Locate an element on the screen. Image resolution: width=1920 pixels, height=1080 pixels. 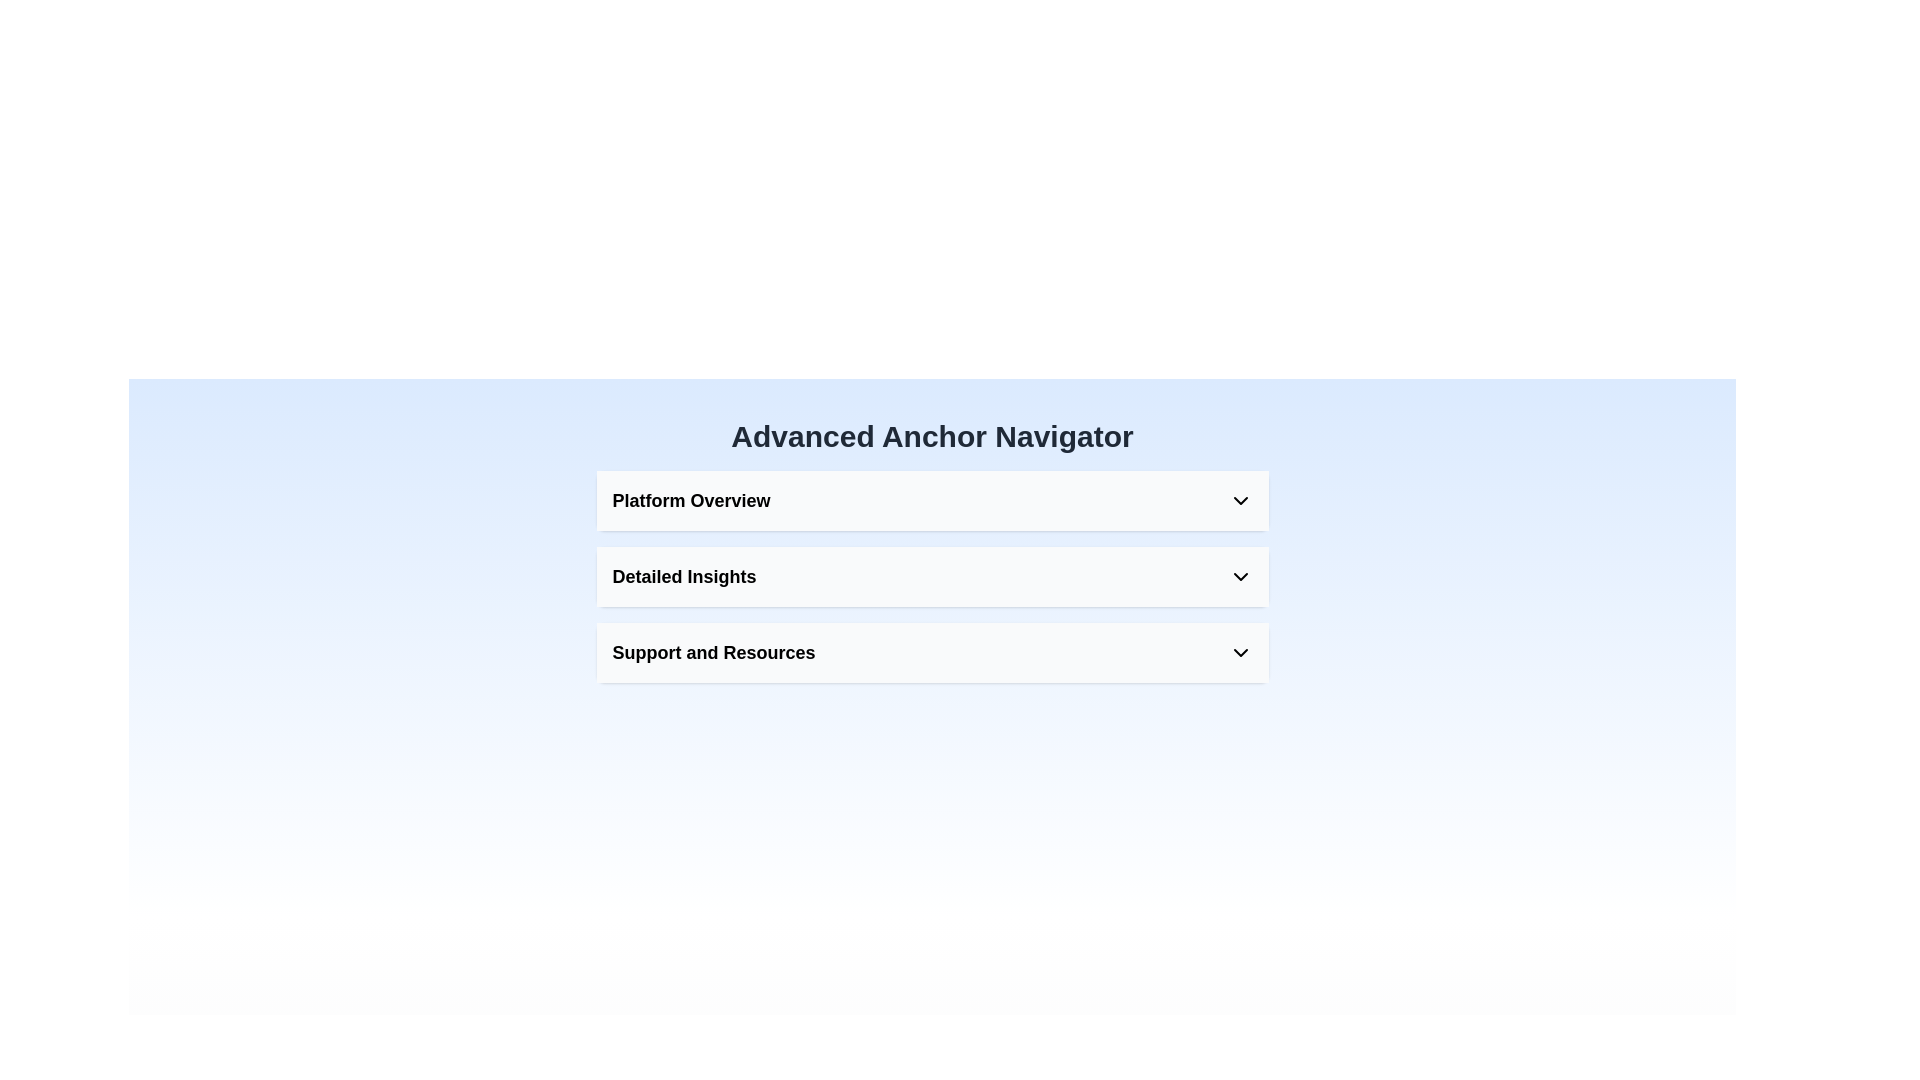
the chevron-down icon located at the far right of the 'Detailed Insights' row is located at coordinates (1239, 577).